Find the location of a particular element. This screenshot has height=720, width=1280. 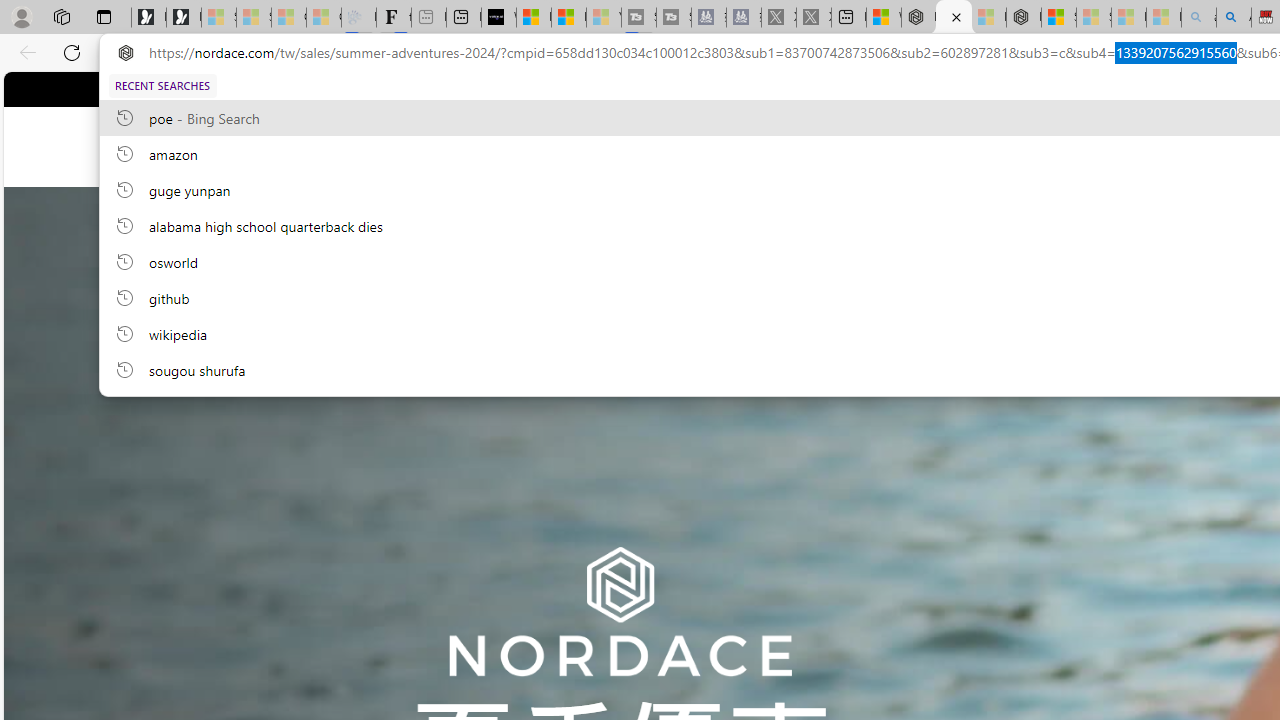

'Nordace - Nordace Siena Is Not An Ordinary Backpack' is located at coordinates (1024, 17).